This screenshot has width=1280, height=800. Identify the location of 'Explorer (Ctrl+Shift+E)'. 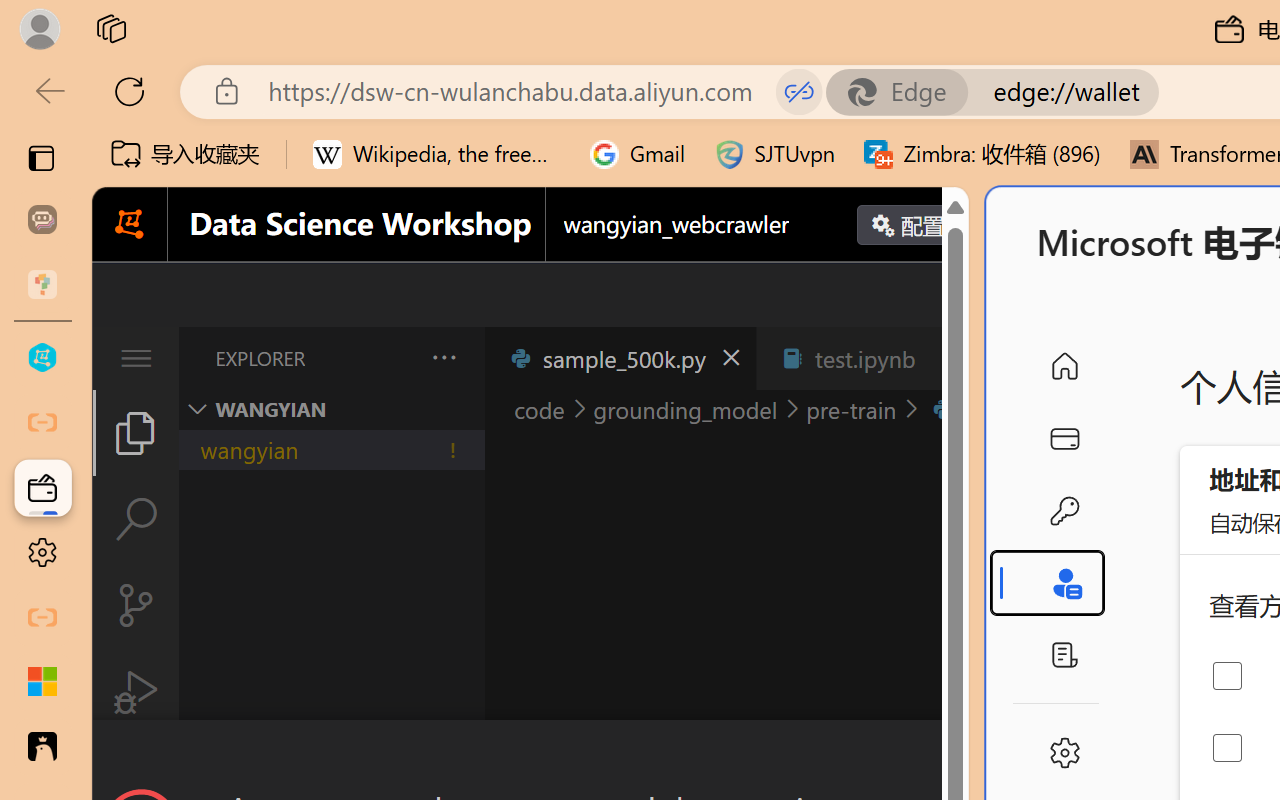
(134, 432).